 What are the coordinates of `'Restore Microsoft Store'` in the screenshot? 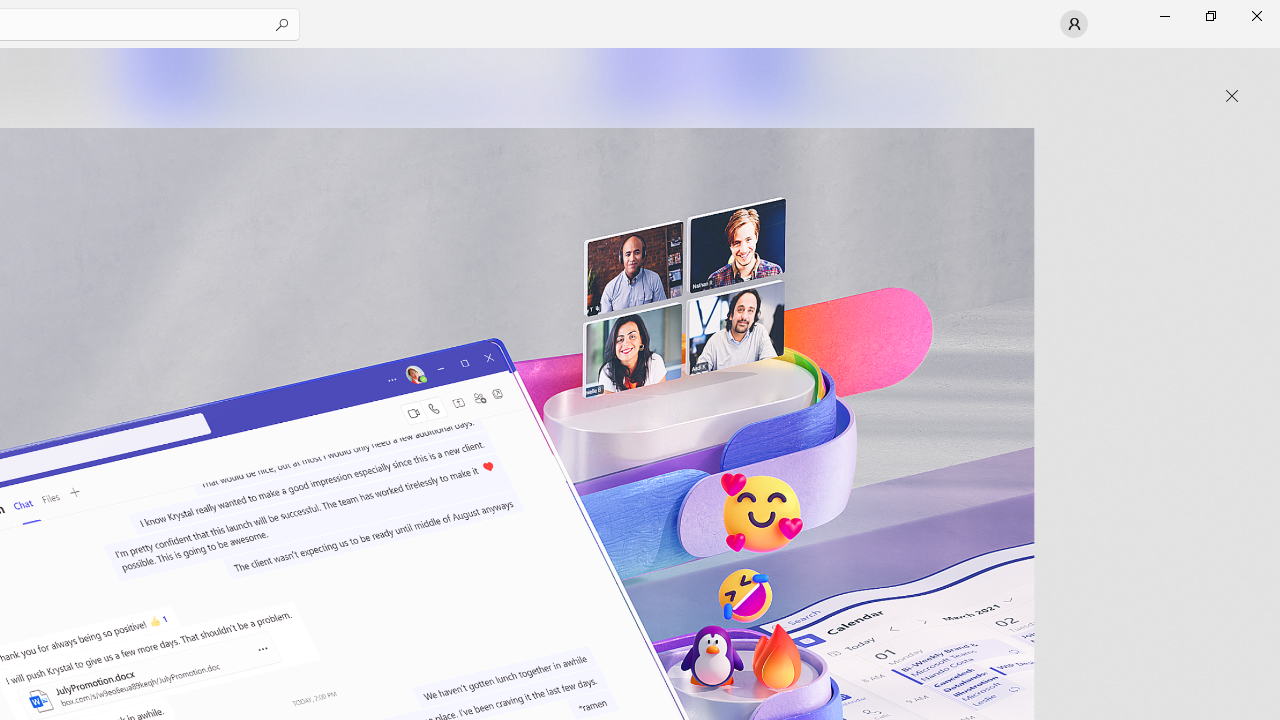 It's located at (1209, 15).